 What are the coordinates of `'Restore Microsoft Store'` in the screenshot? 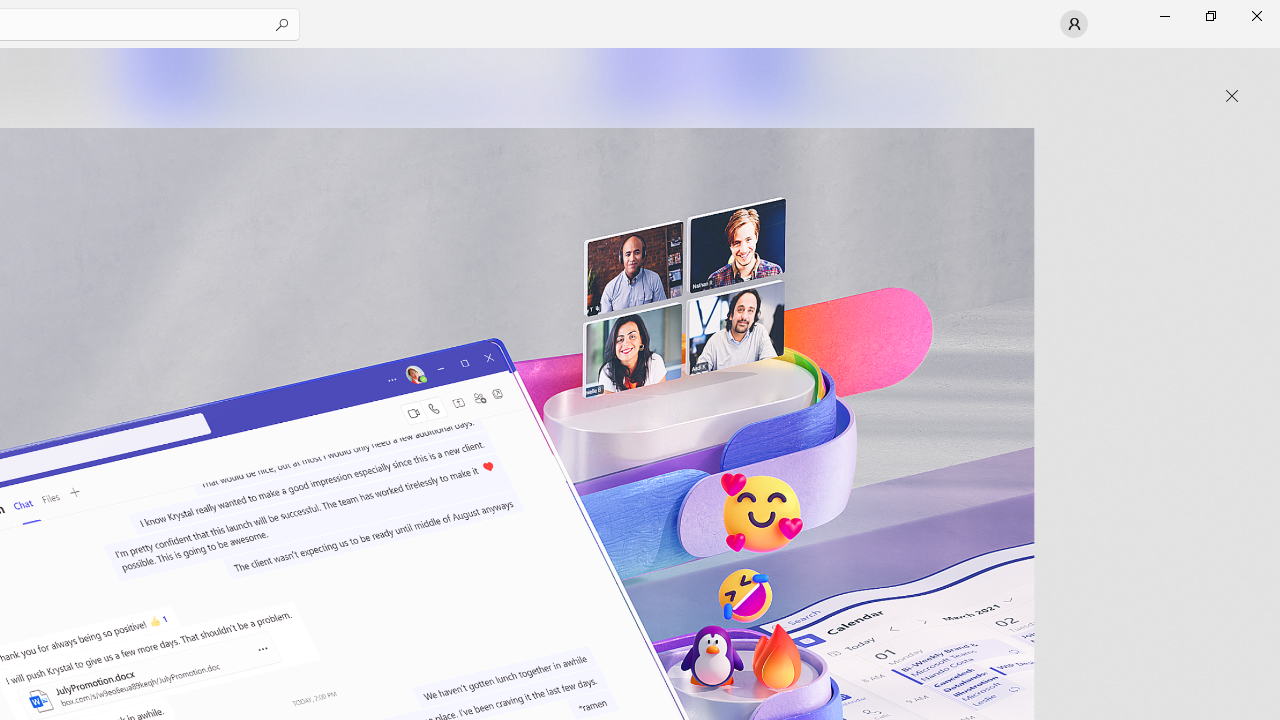 It's located at (1209, 15).